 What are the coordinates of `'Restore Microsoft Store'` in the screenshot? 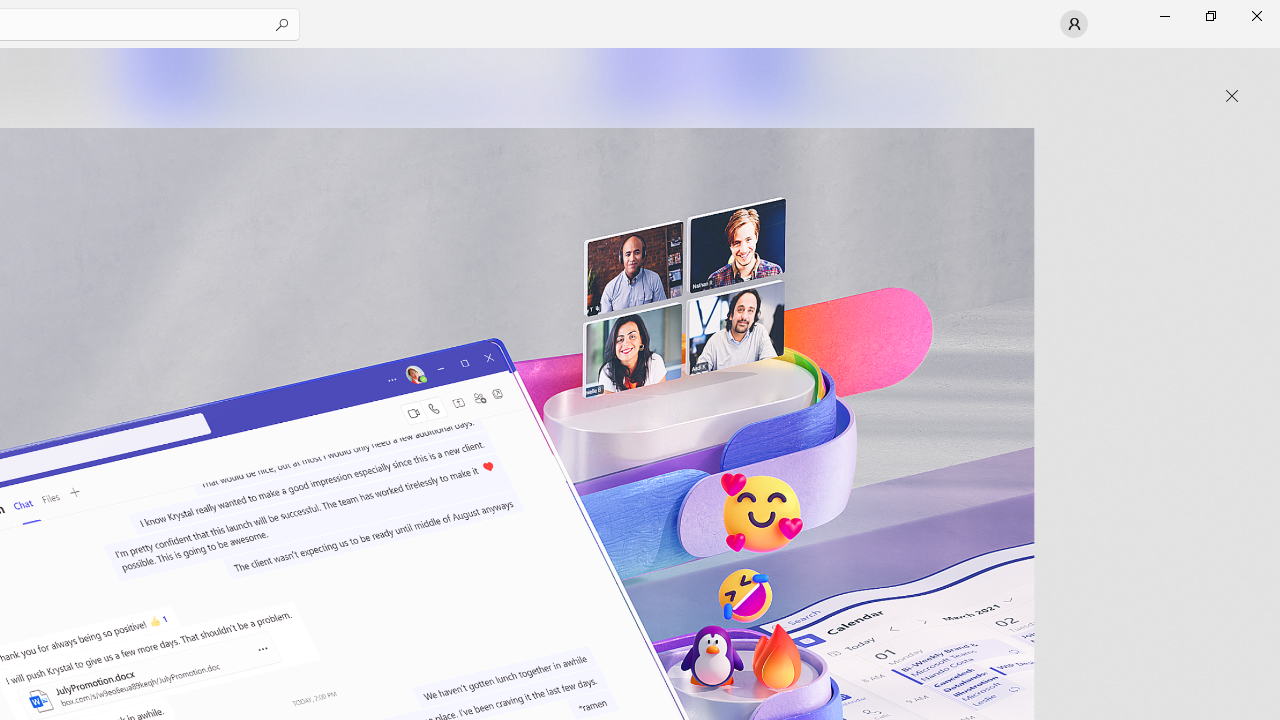 It's located at (1209, 15).